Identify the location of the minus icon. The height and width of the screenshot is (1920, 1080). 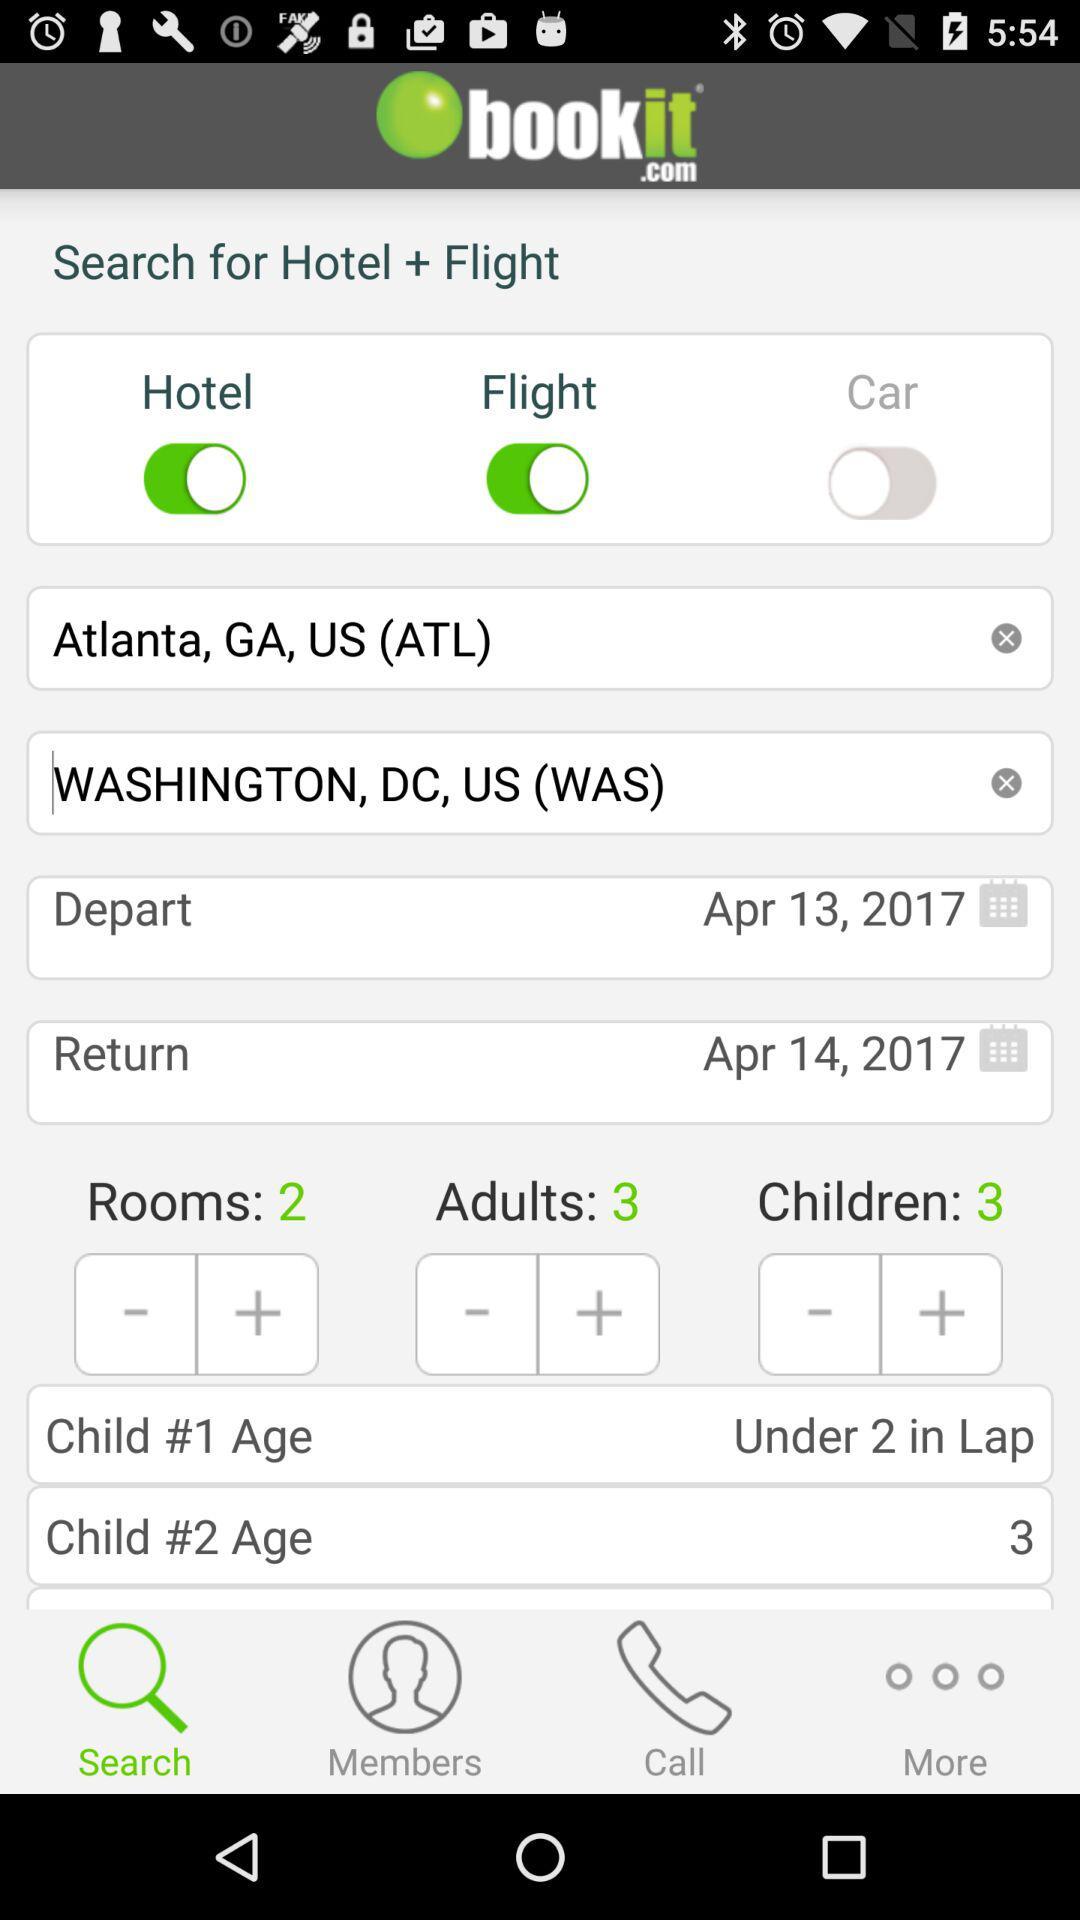
(476, 1405).